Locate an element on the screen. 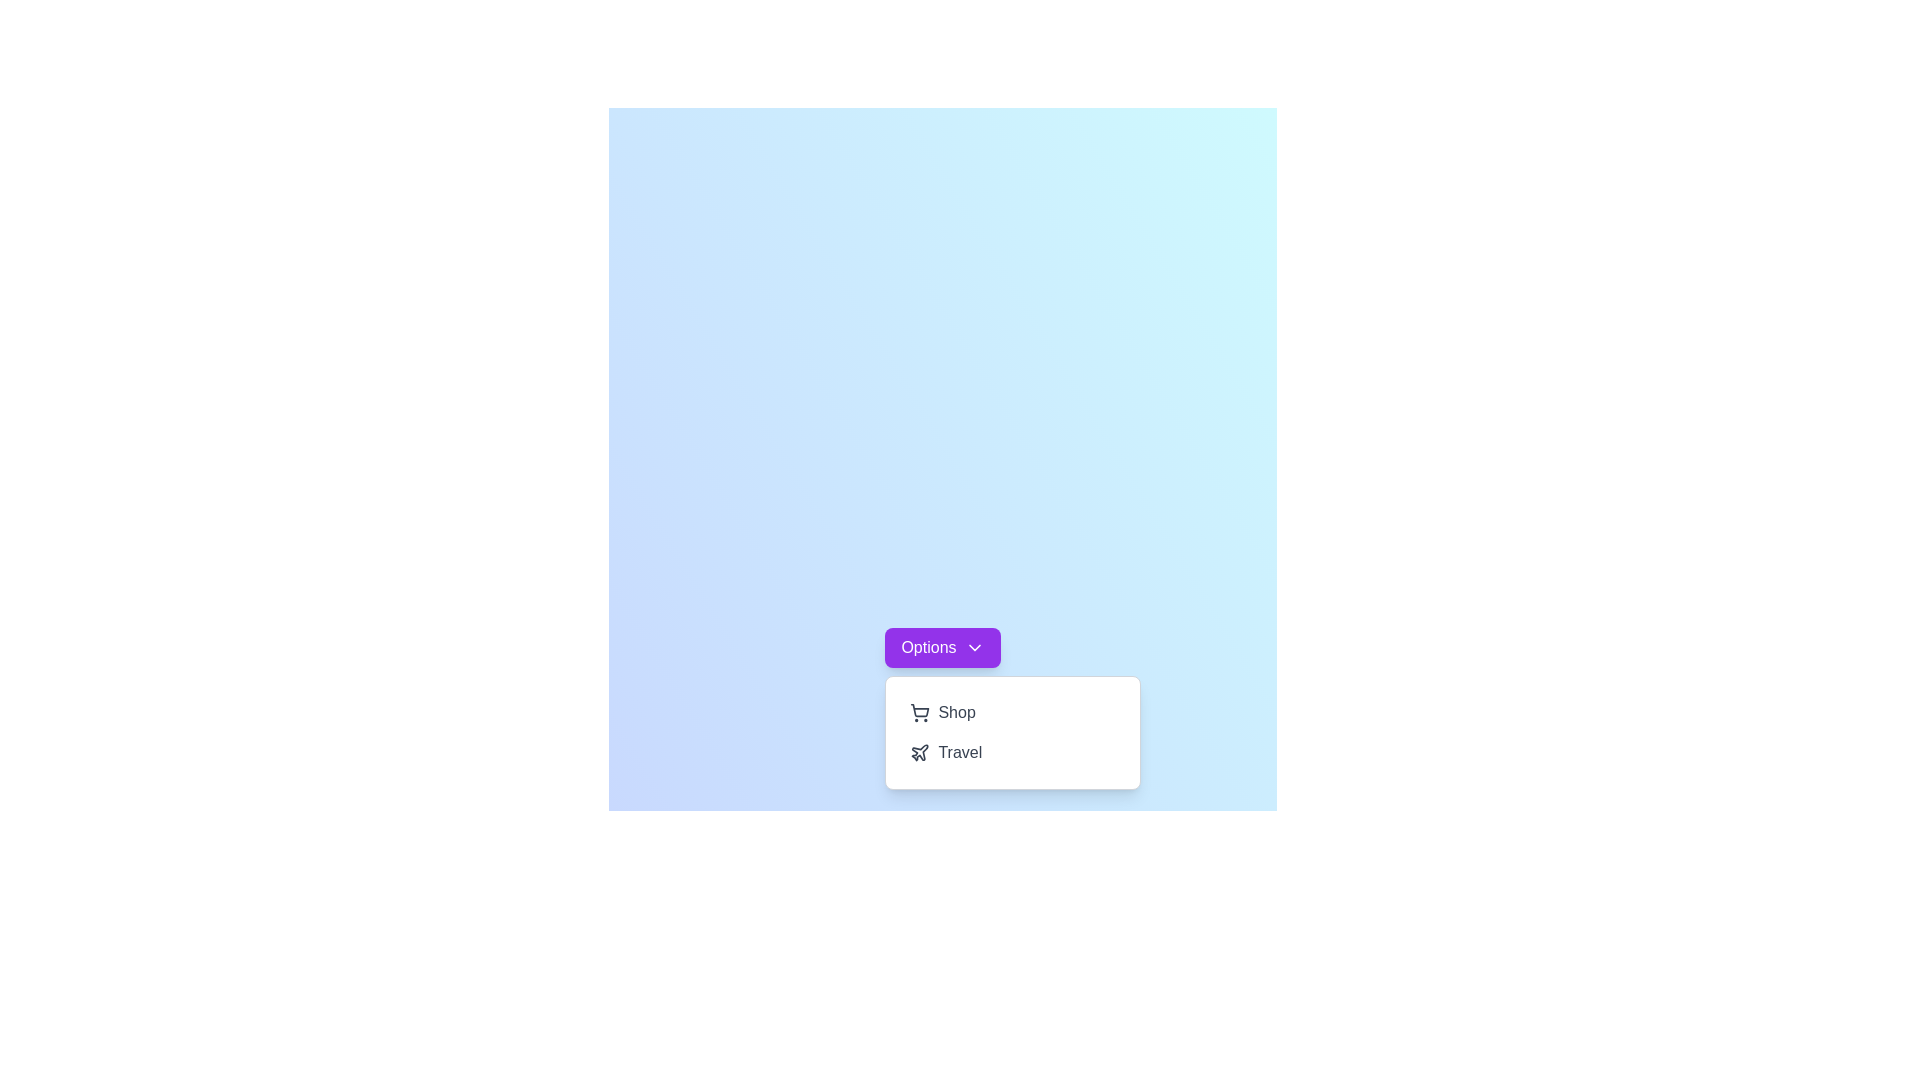 This screenshot has width=1920, height=1080. the second menu item in the dropdown menu under the purple 'Options' button is located at coordinates (1013, 732).